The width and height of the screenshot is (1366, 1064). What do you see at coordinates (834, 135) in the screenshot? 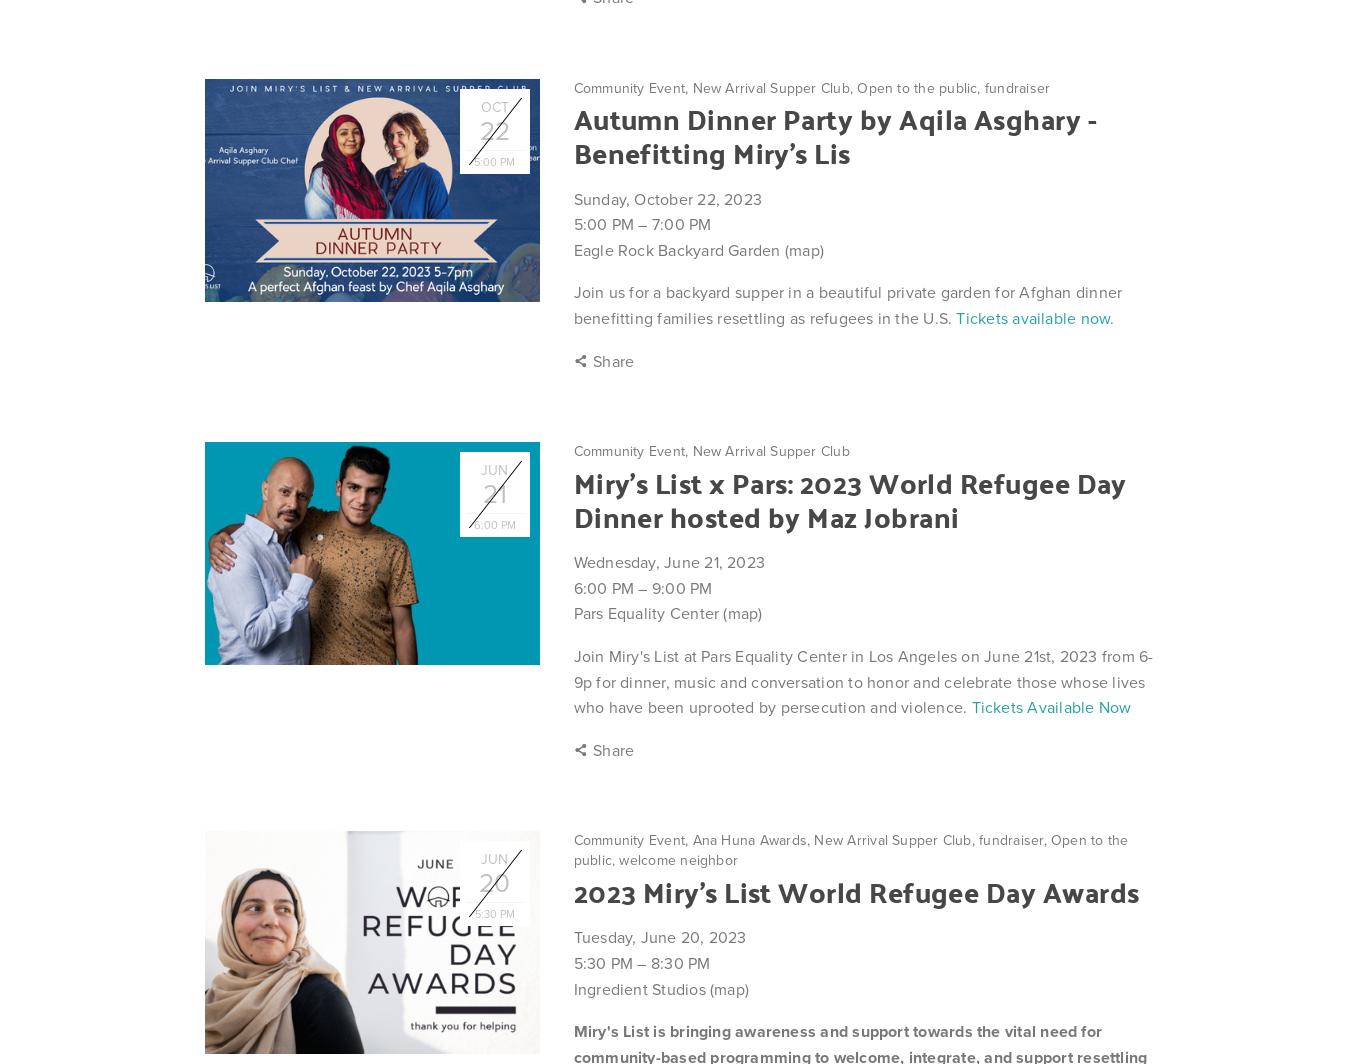
I see `'Autumn Dinner Party by Aqila Asghary - Benefitting Miry's Lis'` at bounding box center [834, 135].